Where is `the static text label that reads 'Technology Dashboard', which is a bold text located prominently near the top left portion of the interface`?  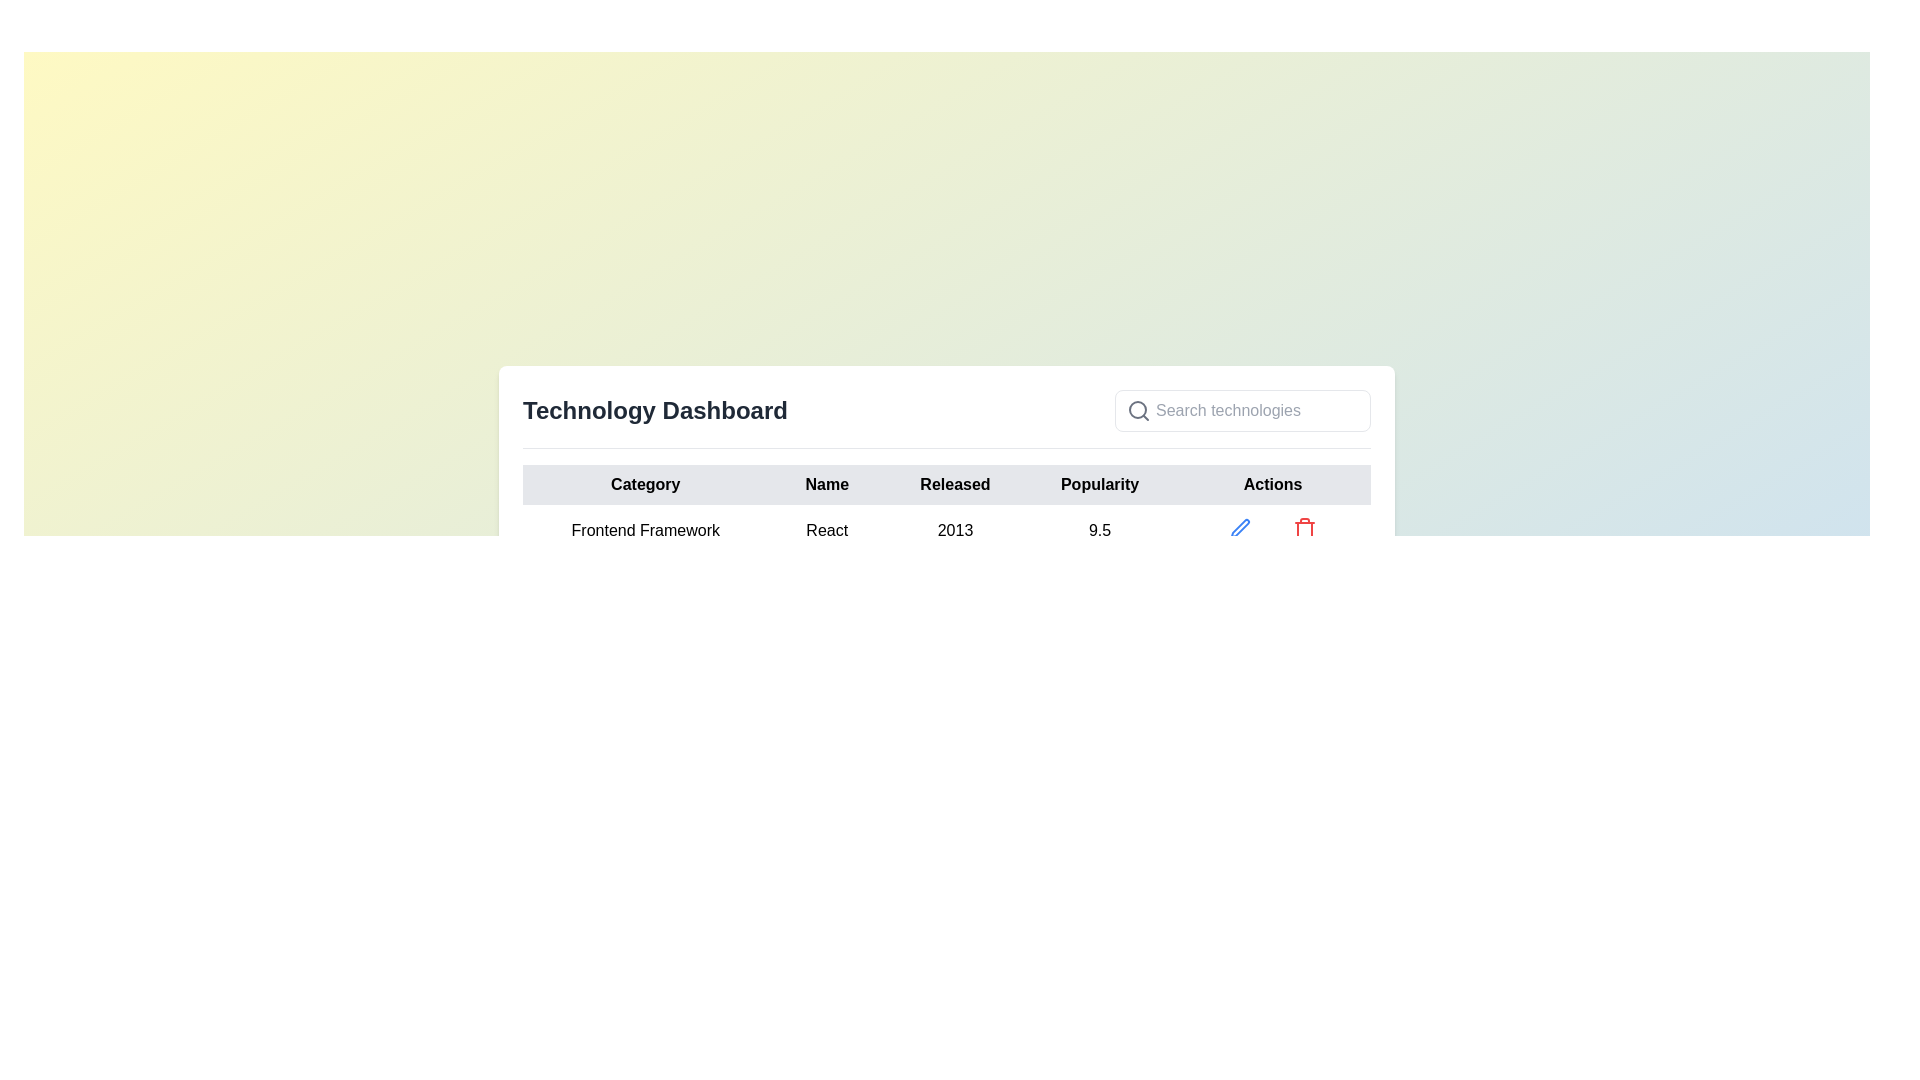
the static text label that reads 'Technology Dashboard', which is a bold text located prominently near the top left portion of the interface is located at coordinates (655, 410).